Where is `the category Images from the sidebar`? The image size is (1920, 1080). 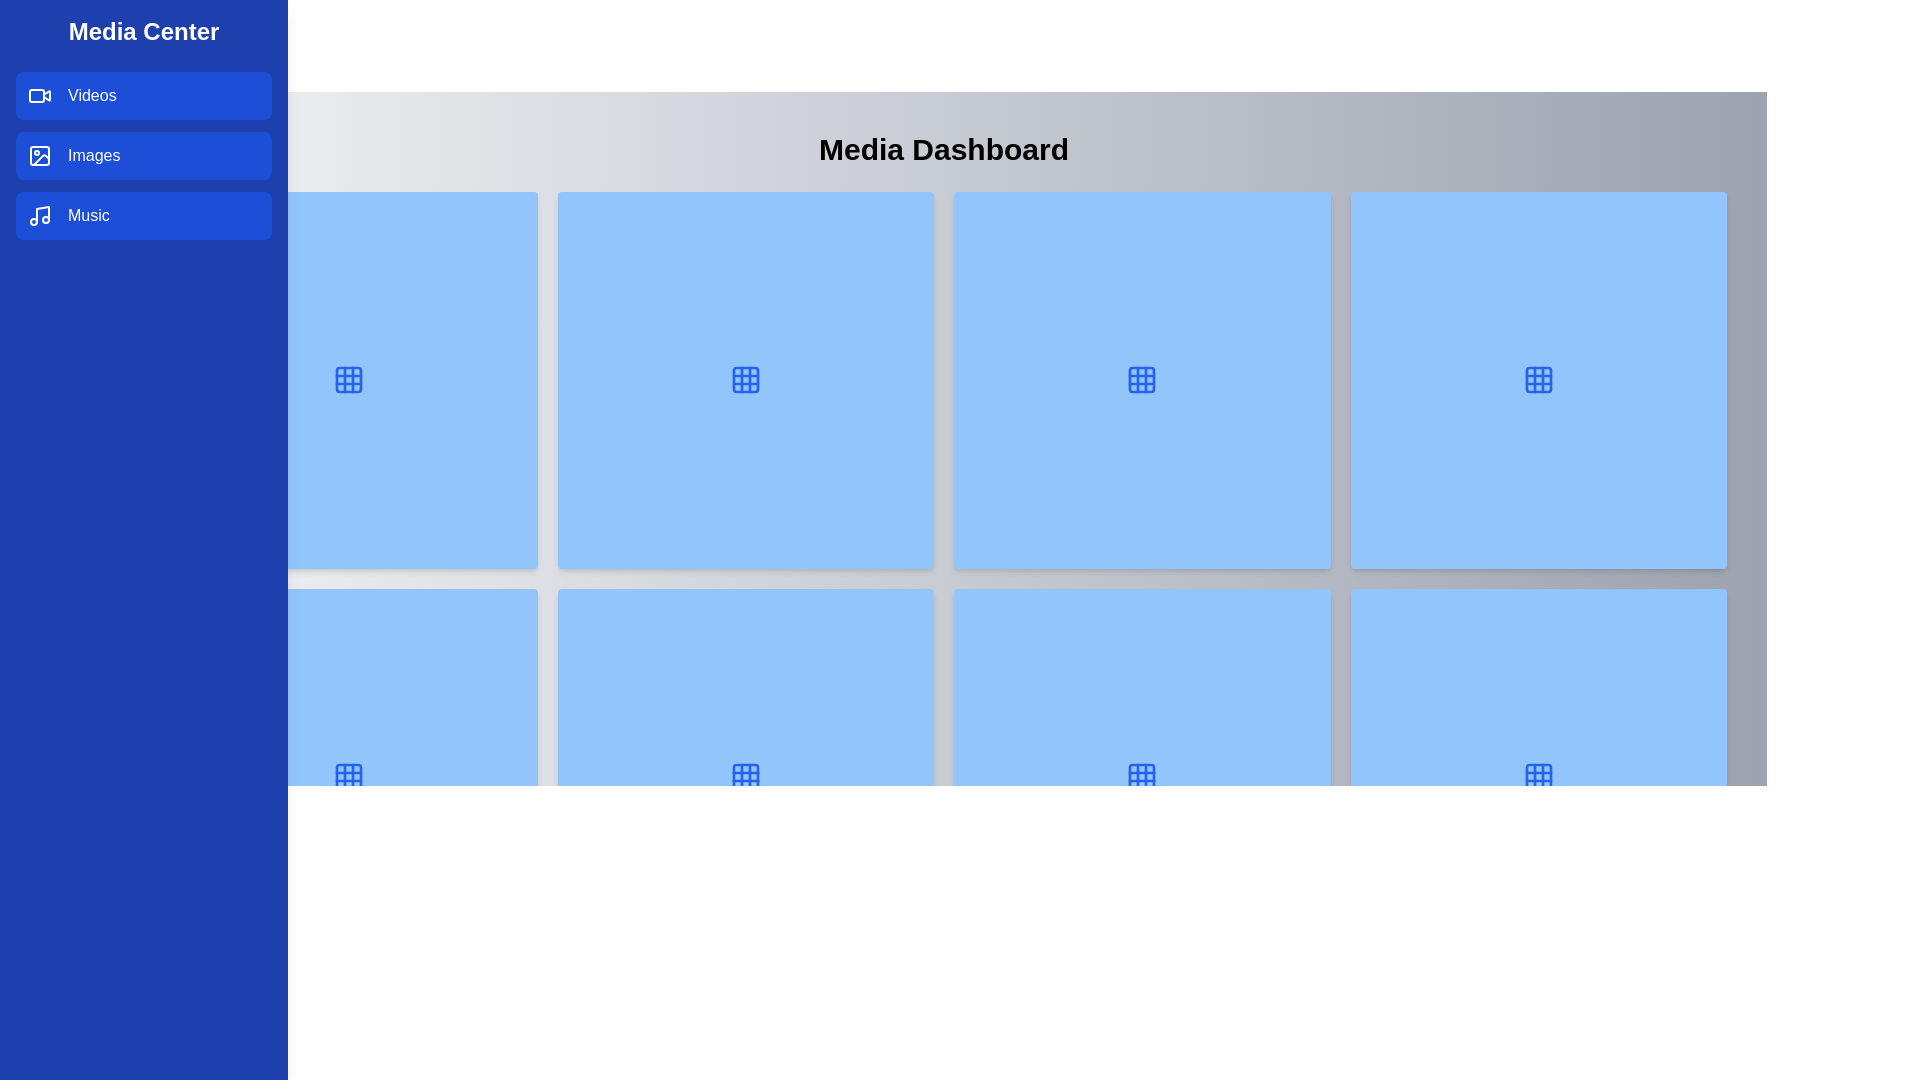 the category Images from the sidebar is located at coordinates (143, 154).